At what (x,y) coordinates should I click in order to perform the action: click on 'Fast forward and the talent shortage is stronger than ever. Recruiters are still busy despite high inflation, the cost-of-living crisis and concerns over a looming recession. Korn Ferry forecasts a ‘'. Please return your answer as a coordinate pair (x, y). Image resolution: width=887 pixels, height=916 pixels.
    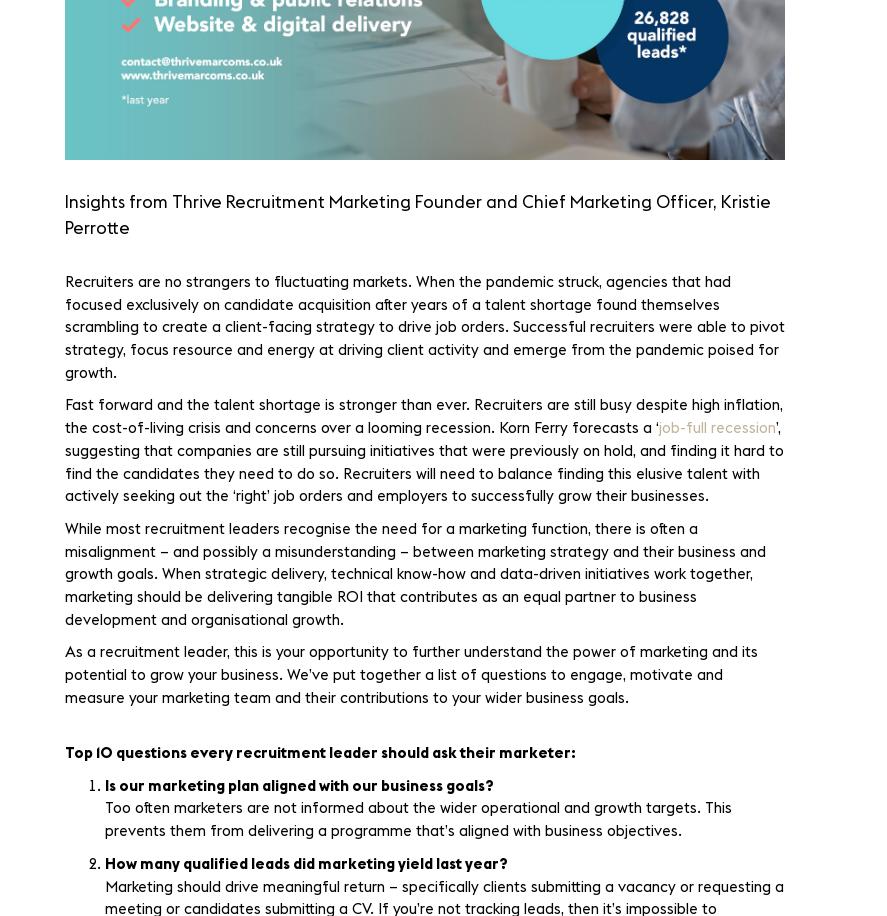
    Looking at the image, I should click on (423, 415).